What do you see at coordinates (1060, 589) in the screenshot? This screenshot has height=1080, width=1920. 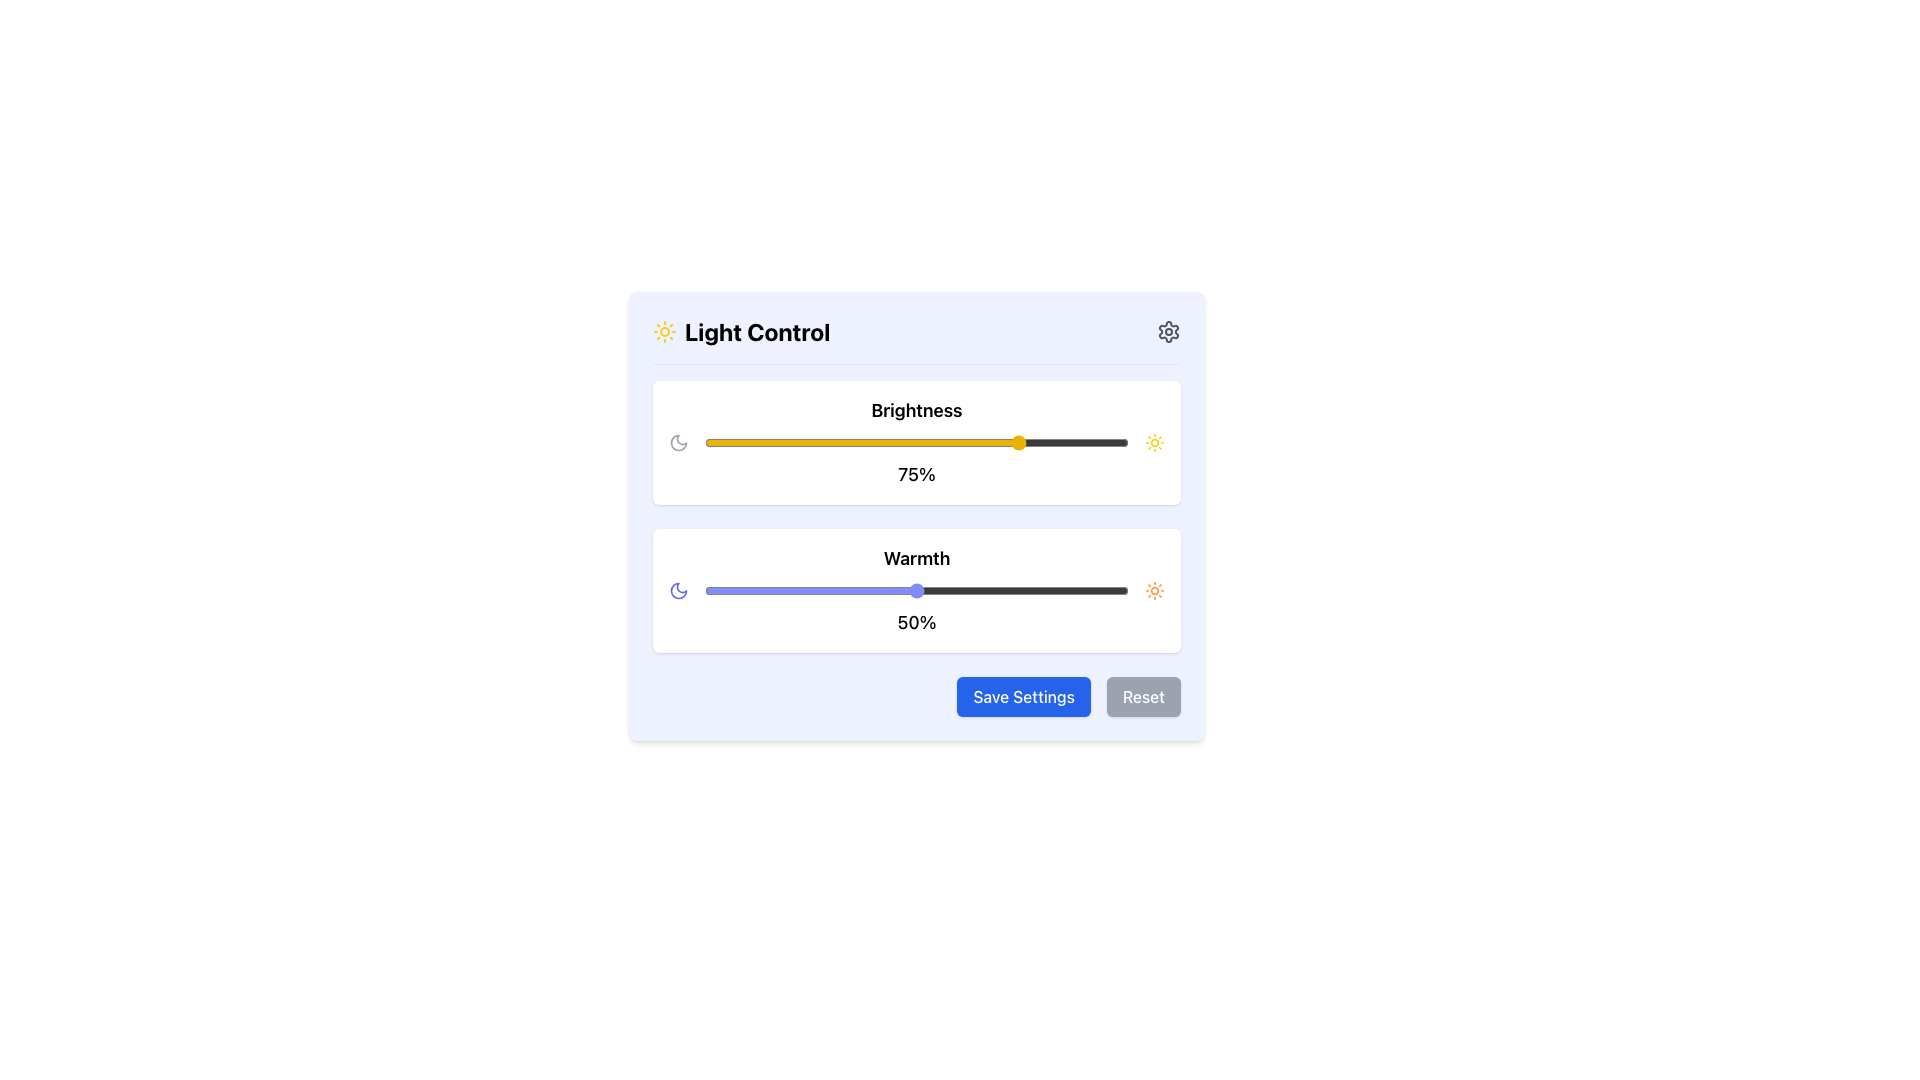 I see `warmth` at bounding box center [1060, 589].